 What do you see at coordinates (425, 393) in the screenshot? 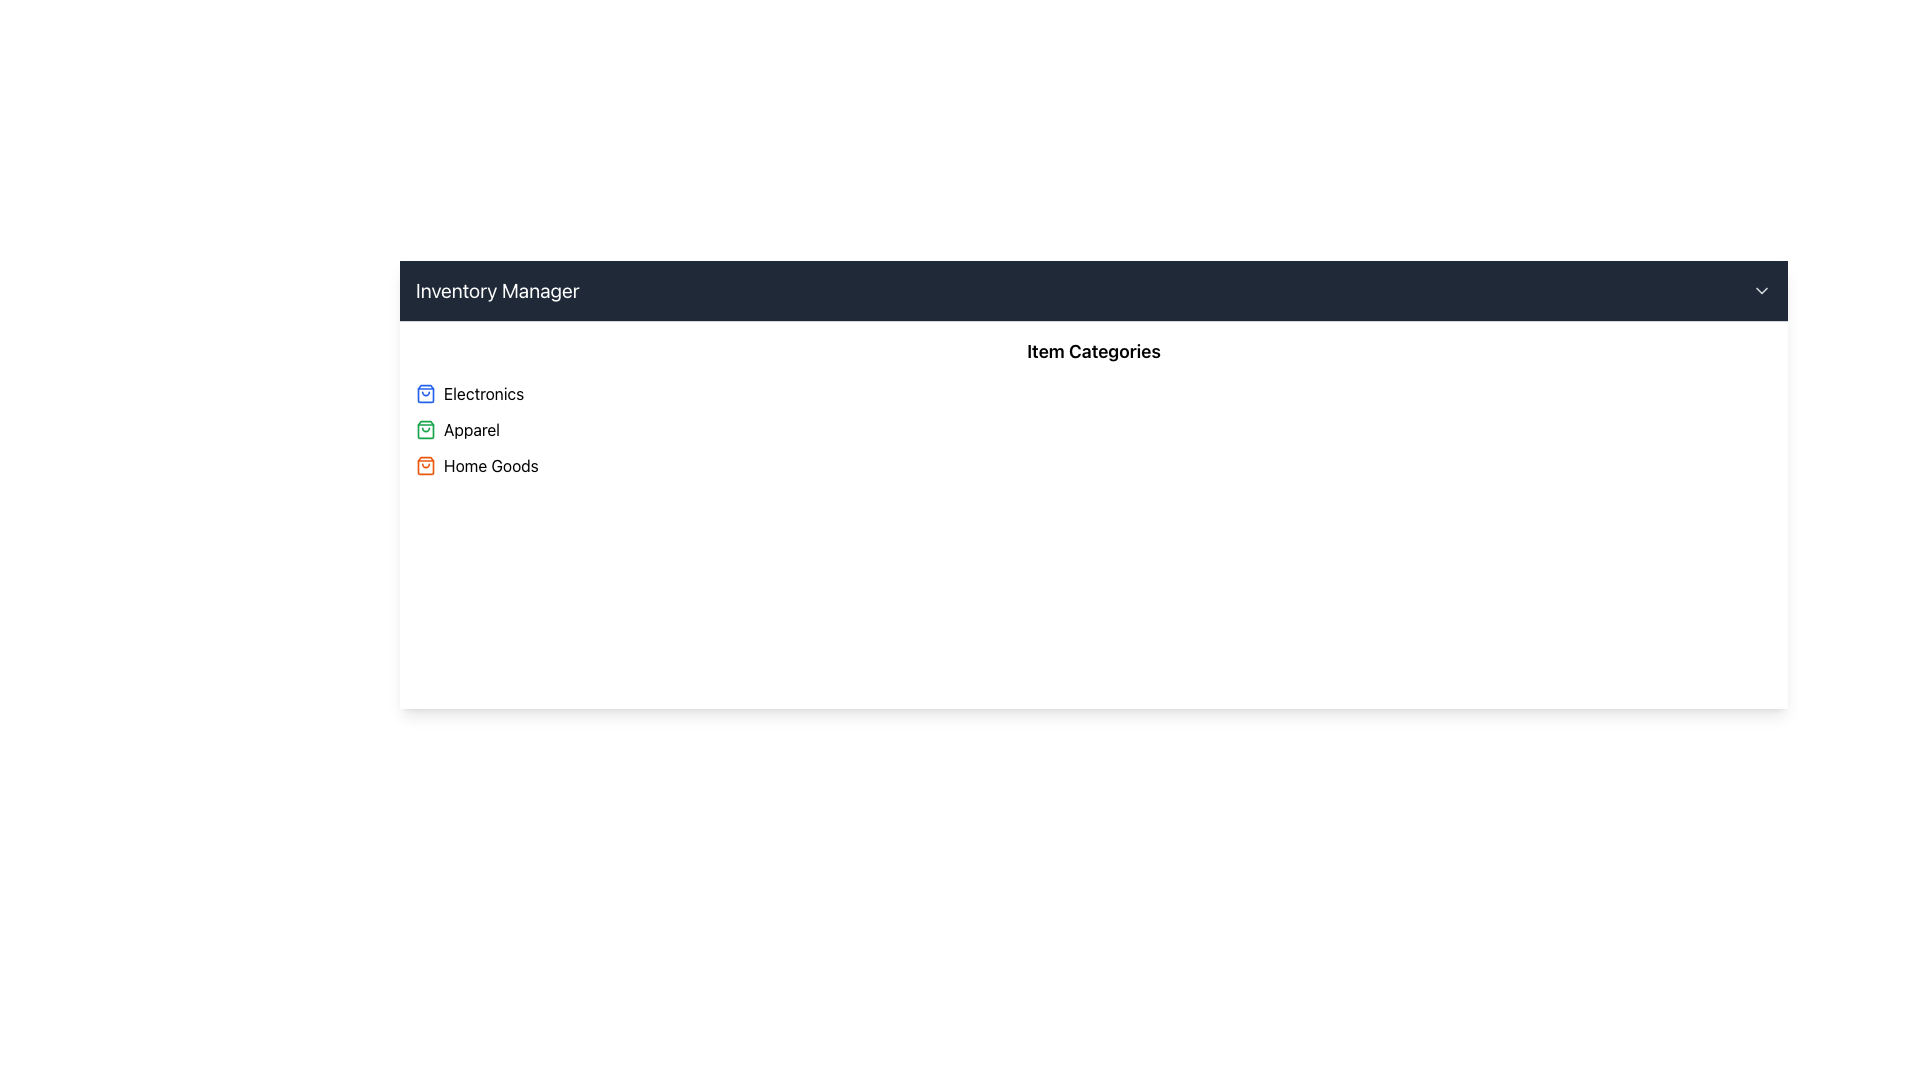
I see `the 'Electronics' category icon, which is the first visual item in the row labeled 'Electronics' within the 'Item Categories' section` at bounding box center [425, 393].